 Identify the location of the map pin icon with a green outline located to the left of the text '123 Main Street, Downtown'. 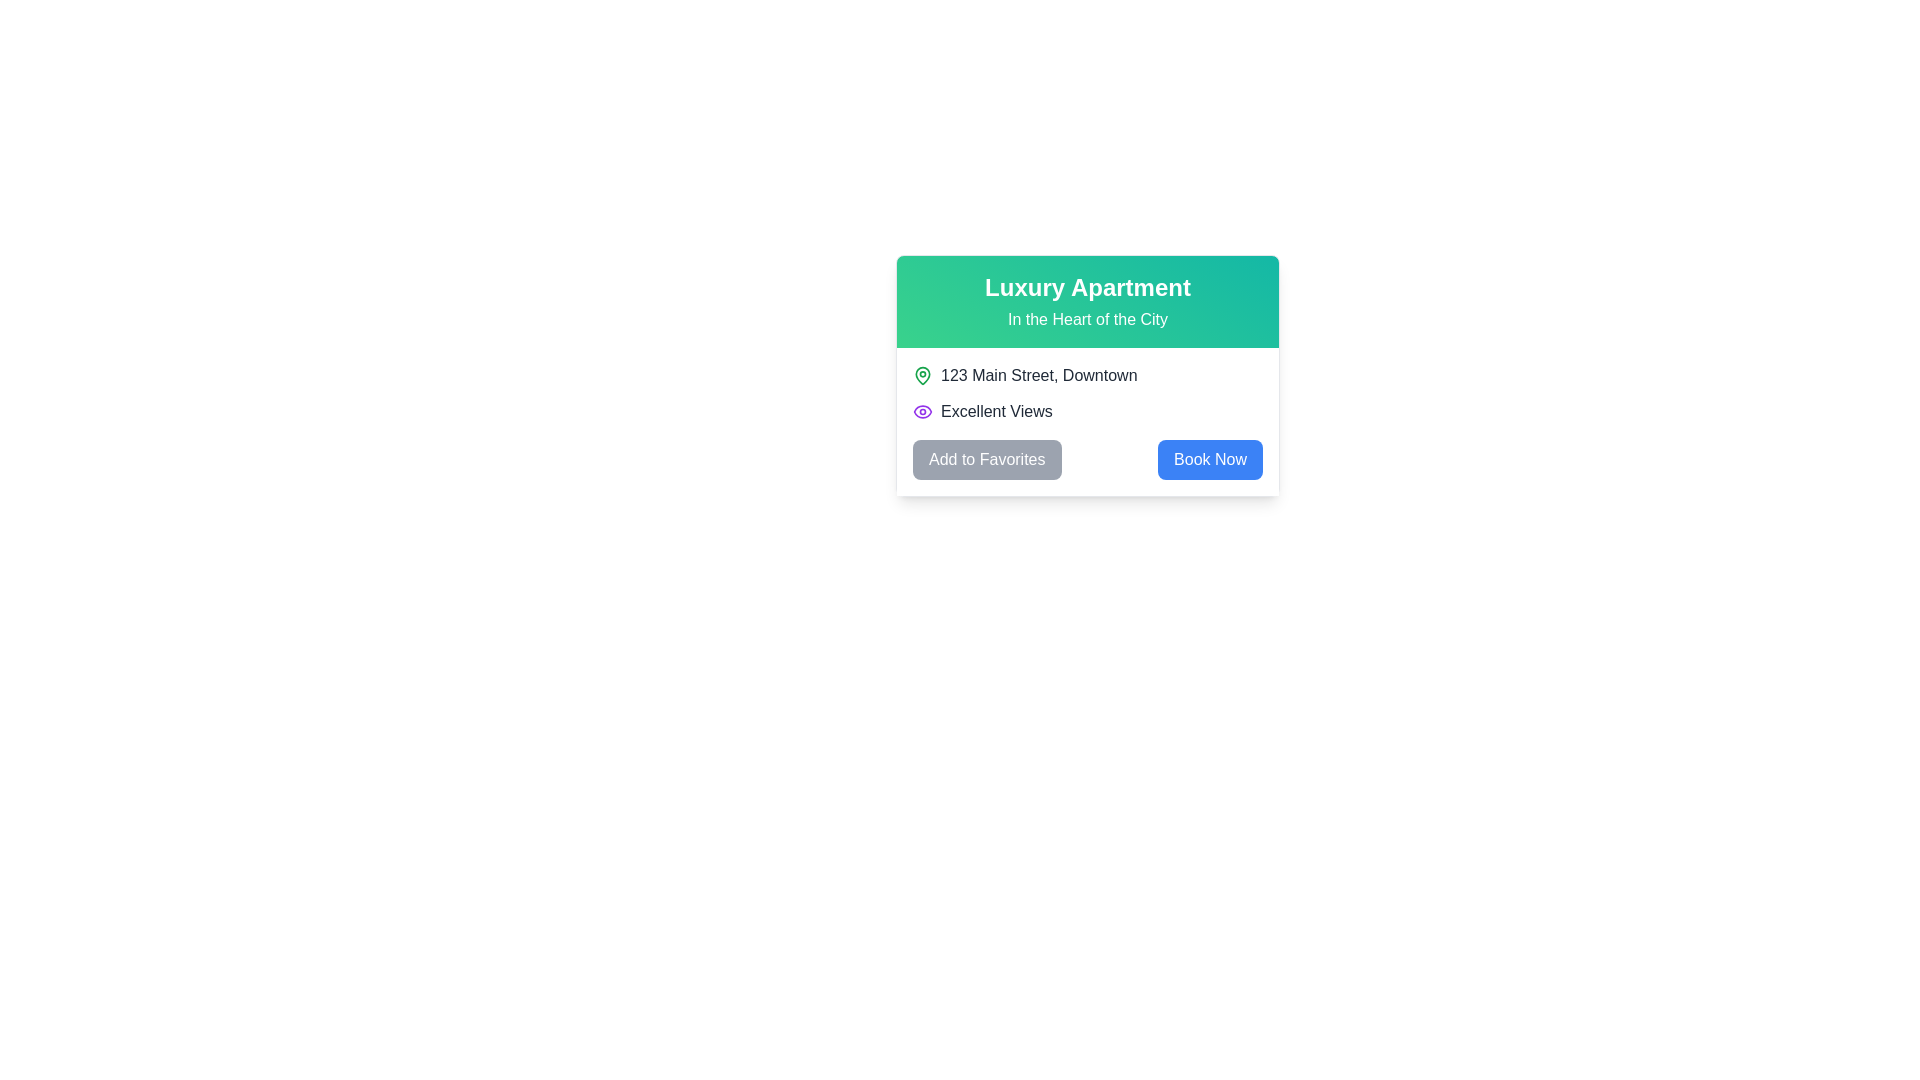
(921, 375).